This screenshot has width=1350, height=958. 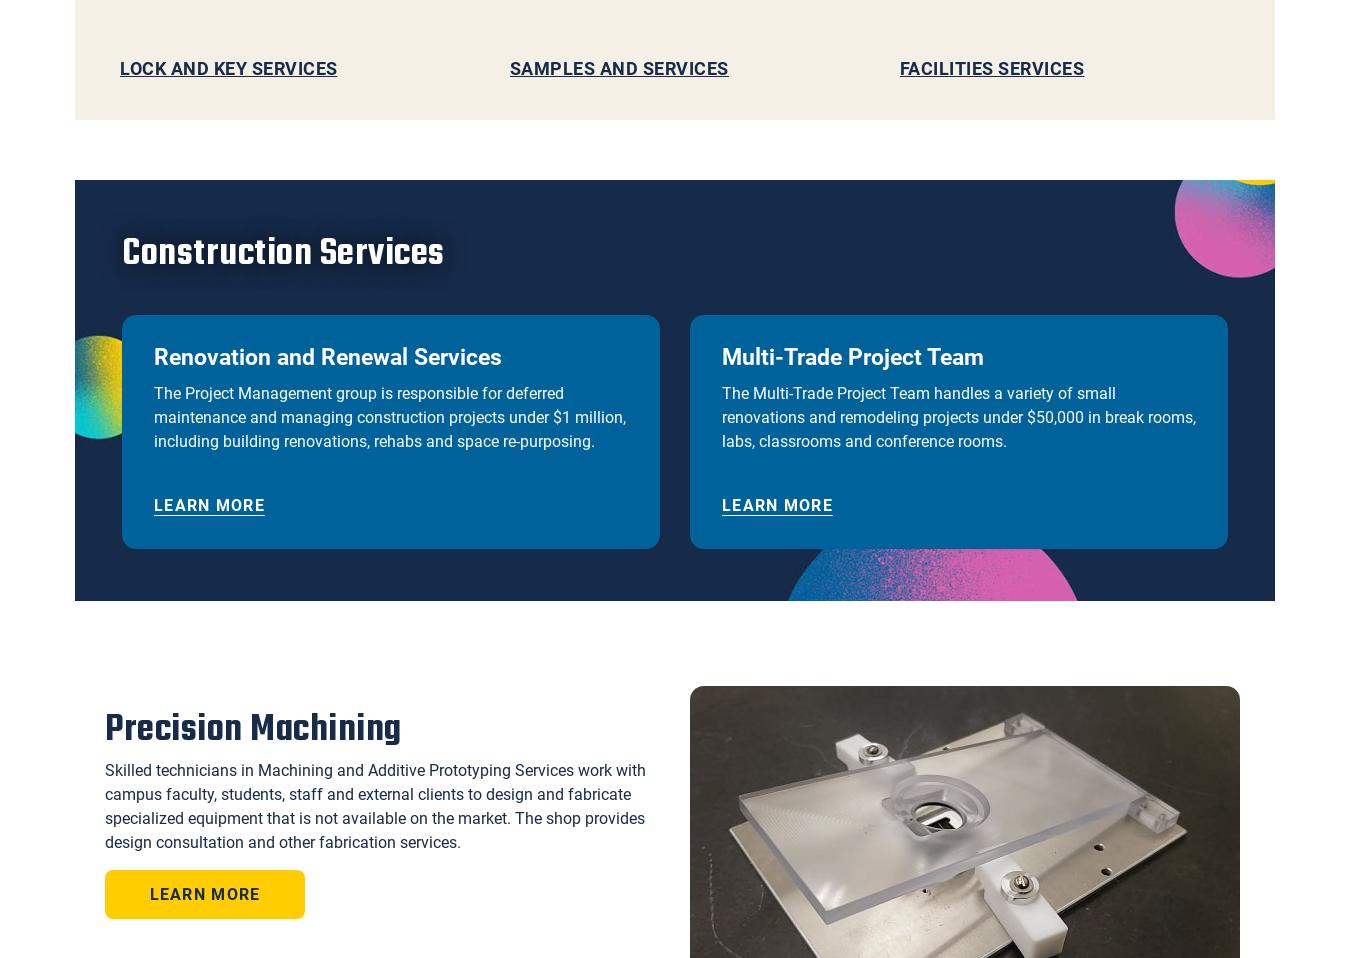 What do you see at coordinates (990, 66) in the screenshot?
I see `'Facilities Services'` at bounding box center [990, 66].